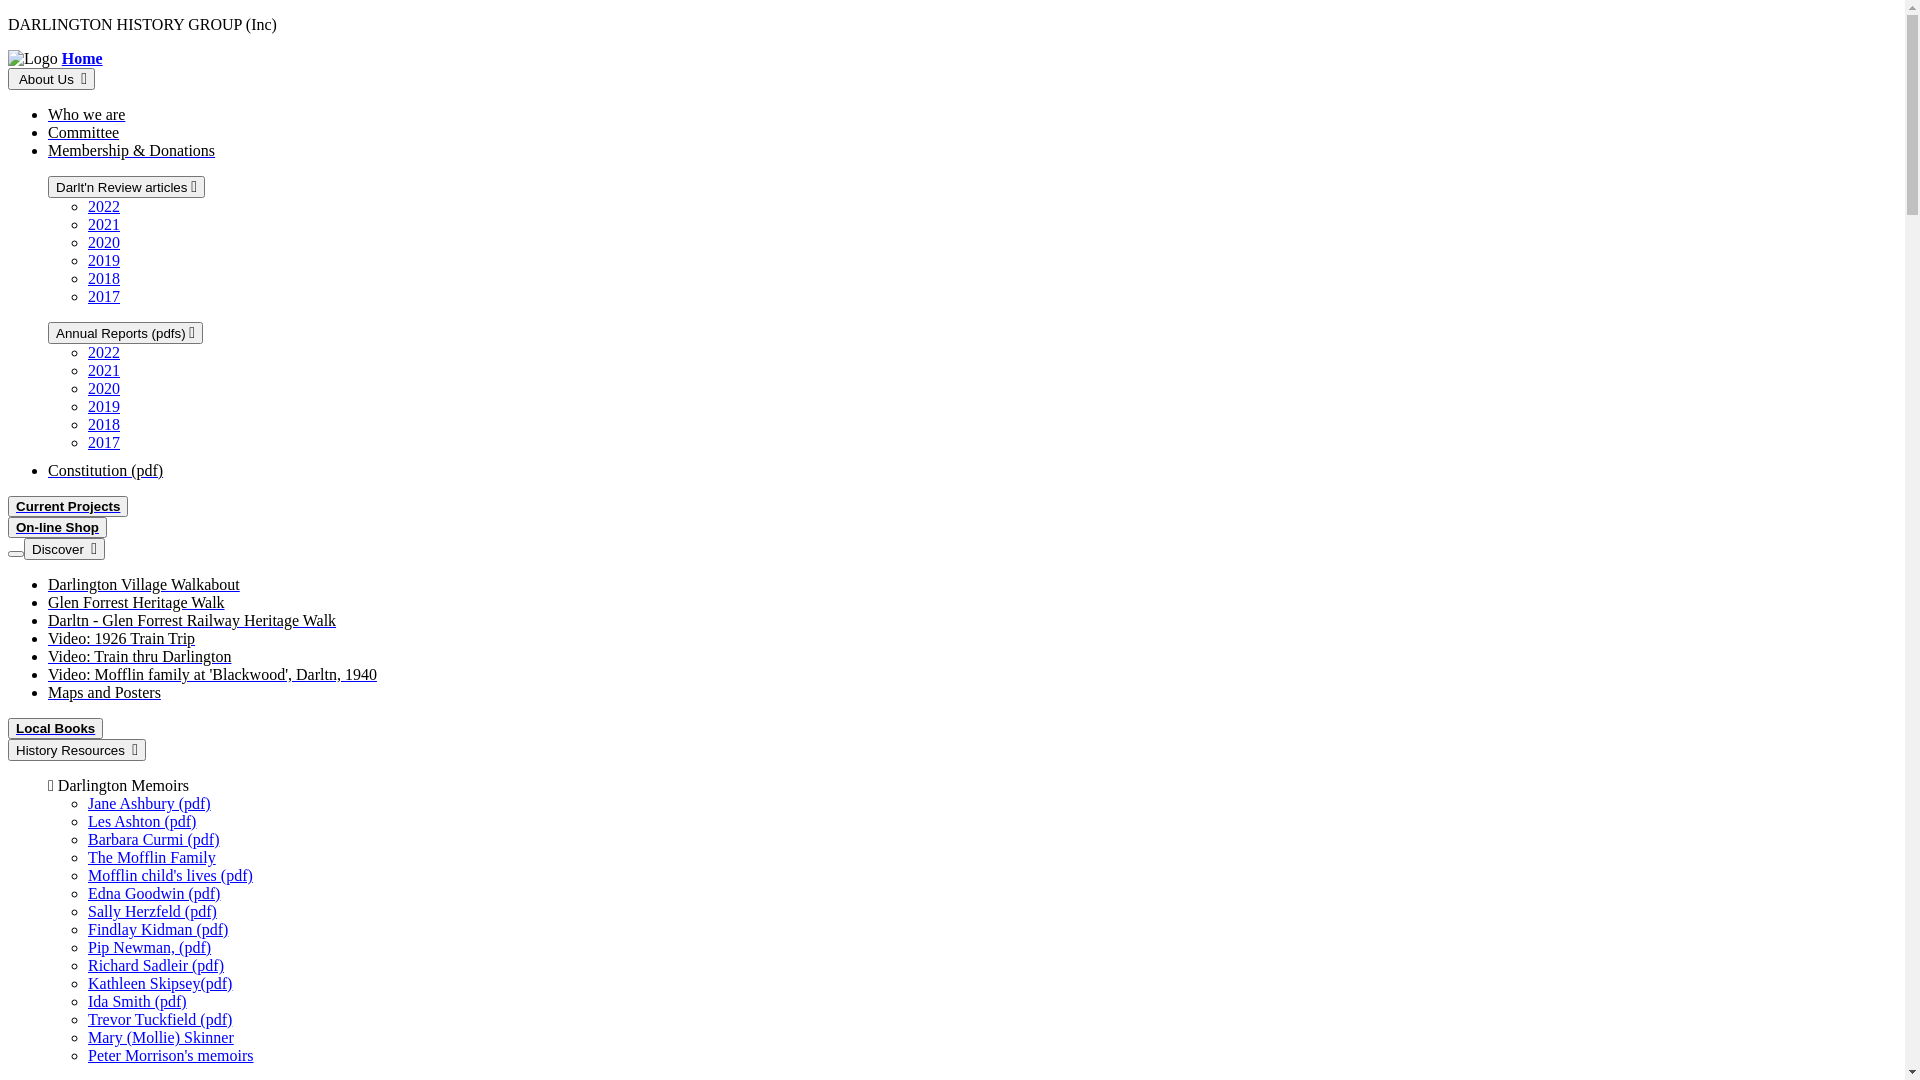 This screenshot has width=1920, height=1080. I want to click on ' About Us  ', so click(51, 77).